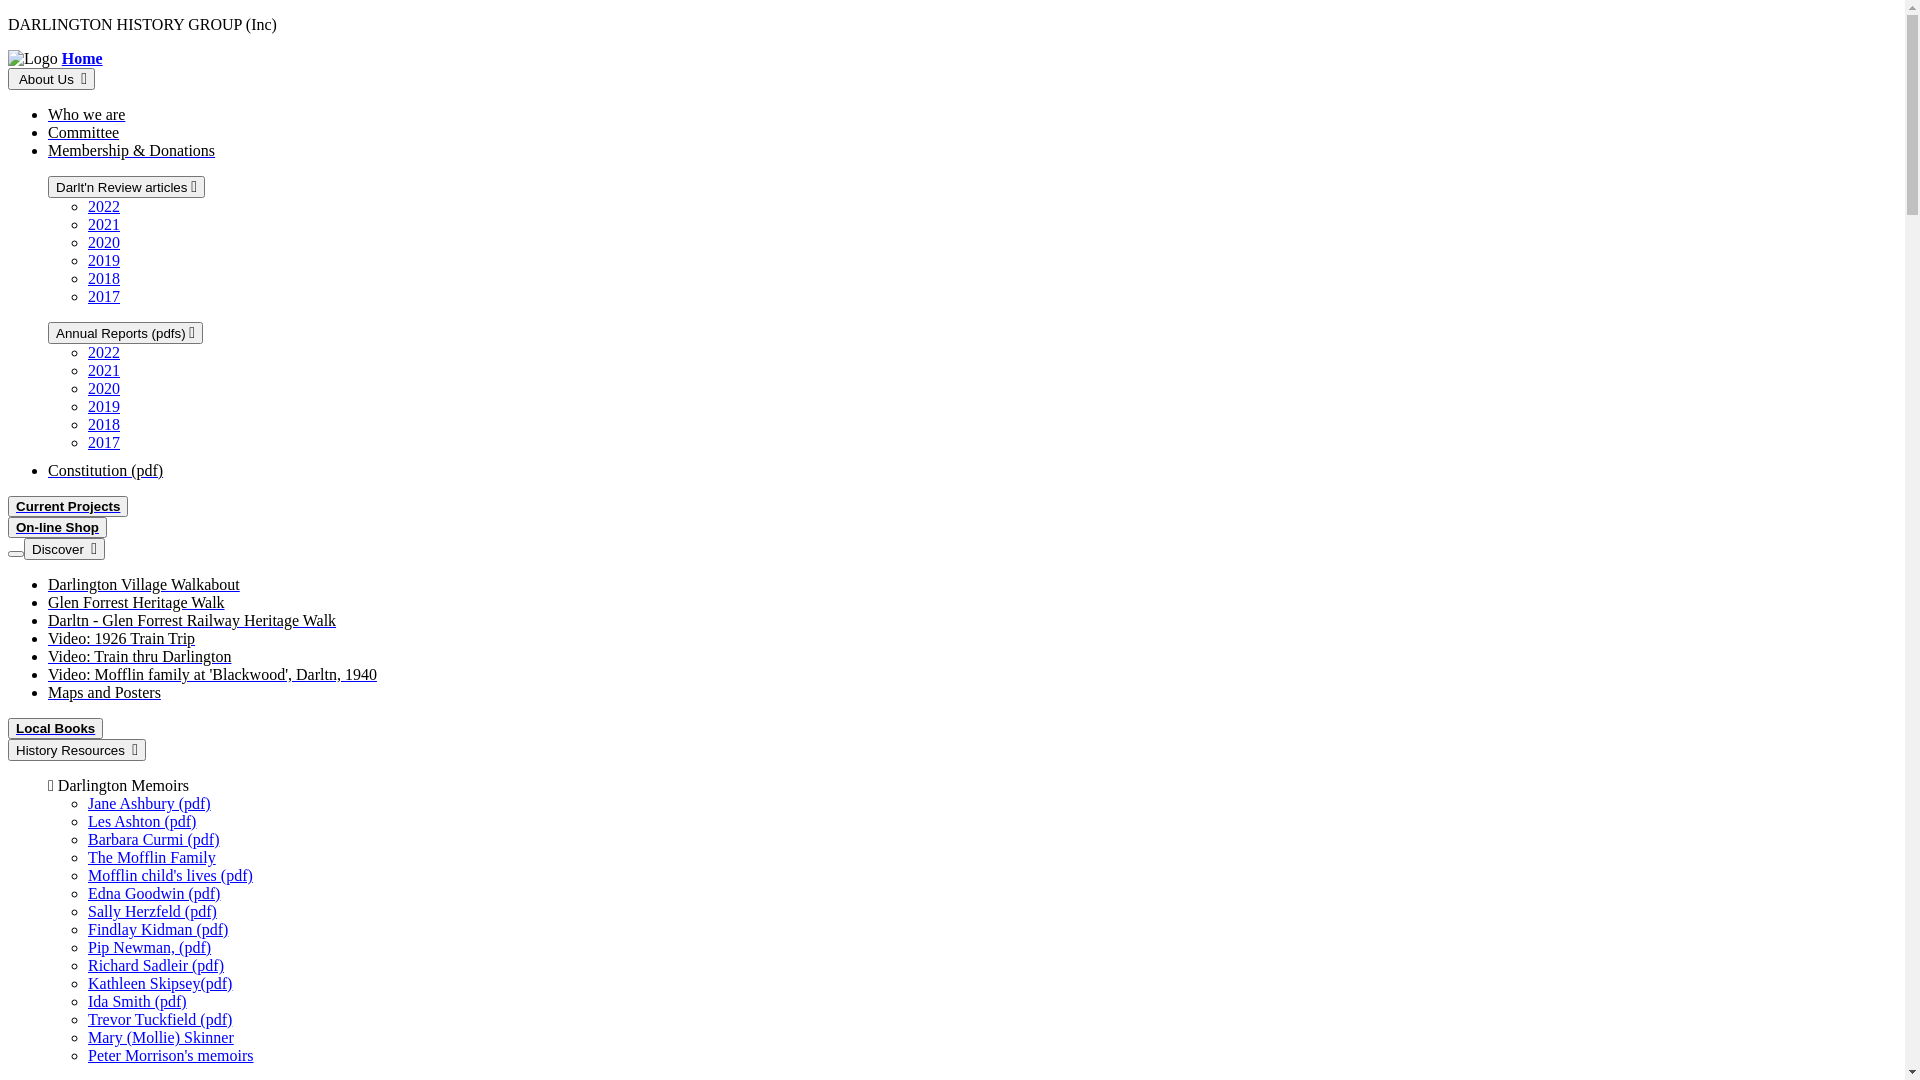 This screenshot has width=1920, height=1080. I want to click on ' About Us  ', so click(51, 77).